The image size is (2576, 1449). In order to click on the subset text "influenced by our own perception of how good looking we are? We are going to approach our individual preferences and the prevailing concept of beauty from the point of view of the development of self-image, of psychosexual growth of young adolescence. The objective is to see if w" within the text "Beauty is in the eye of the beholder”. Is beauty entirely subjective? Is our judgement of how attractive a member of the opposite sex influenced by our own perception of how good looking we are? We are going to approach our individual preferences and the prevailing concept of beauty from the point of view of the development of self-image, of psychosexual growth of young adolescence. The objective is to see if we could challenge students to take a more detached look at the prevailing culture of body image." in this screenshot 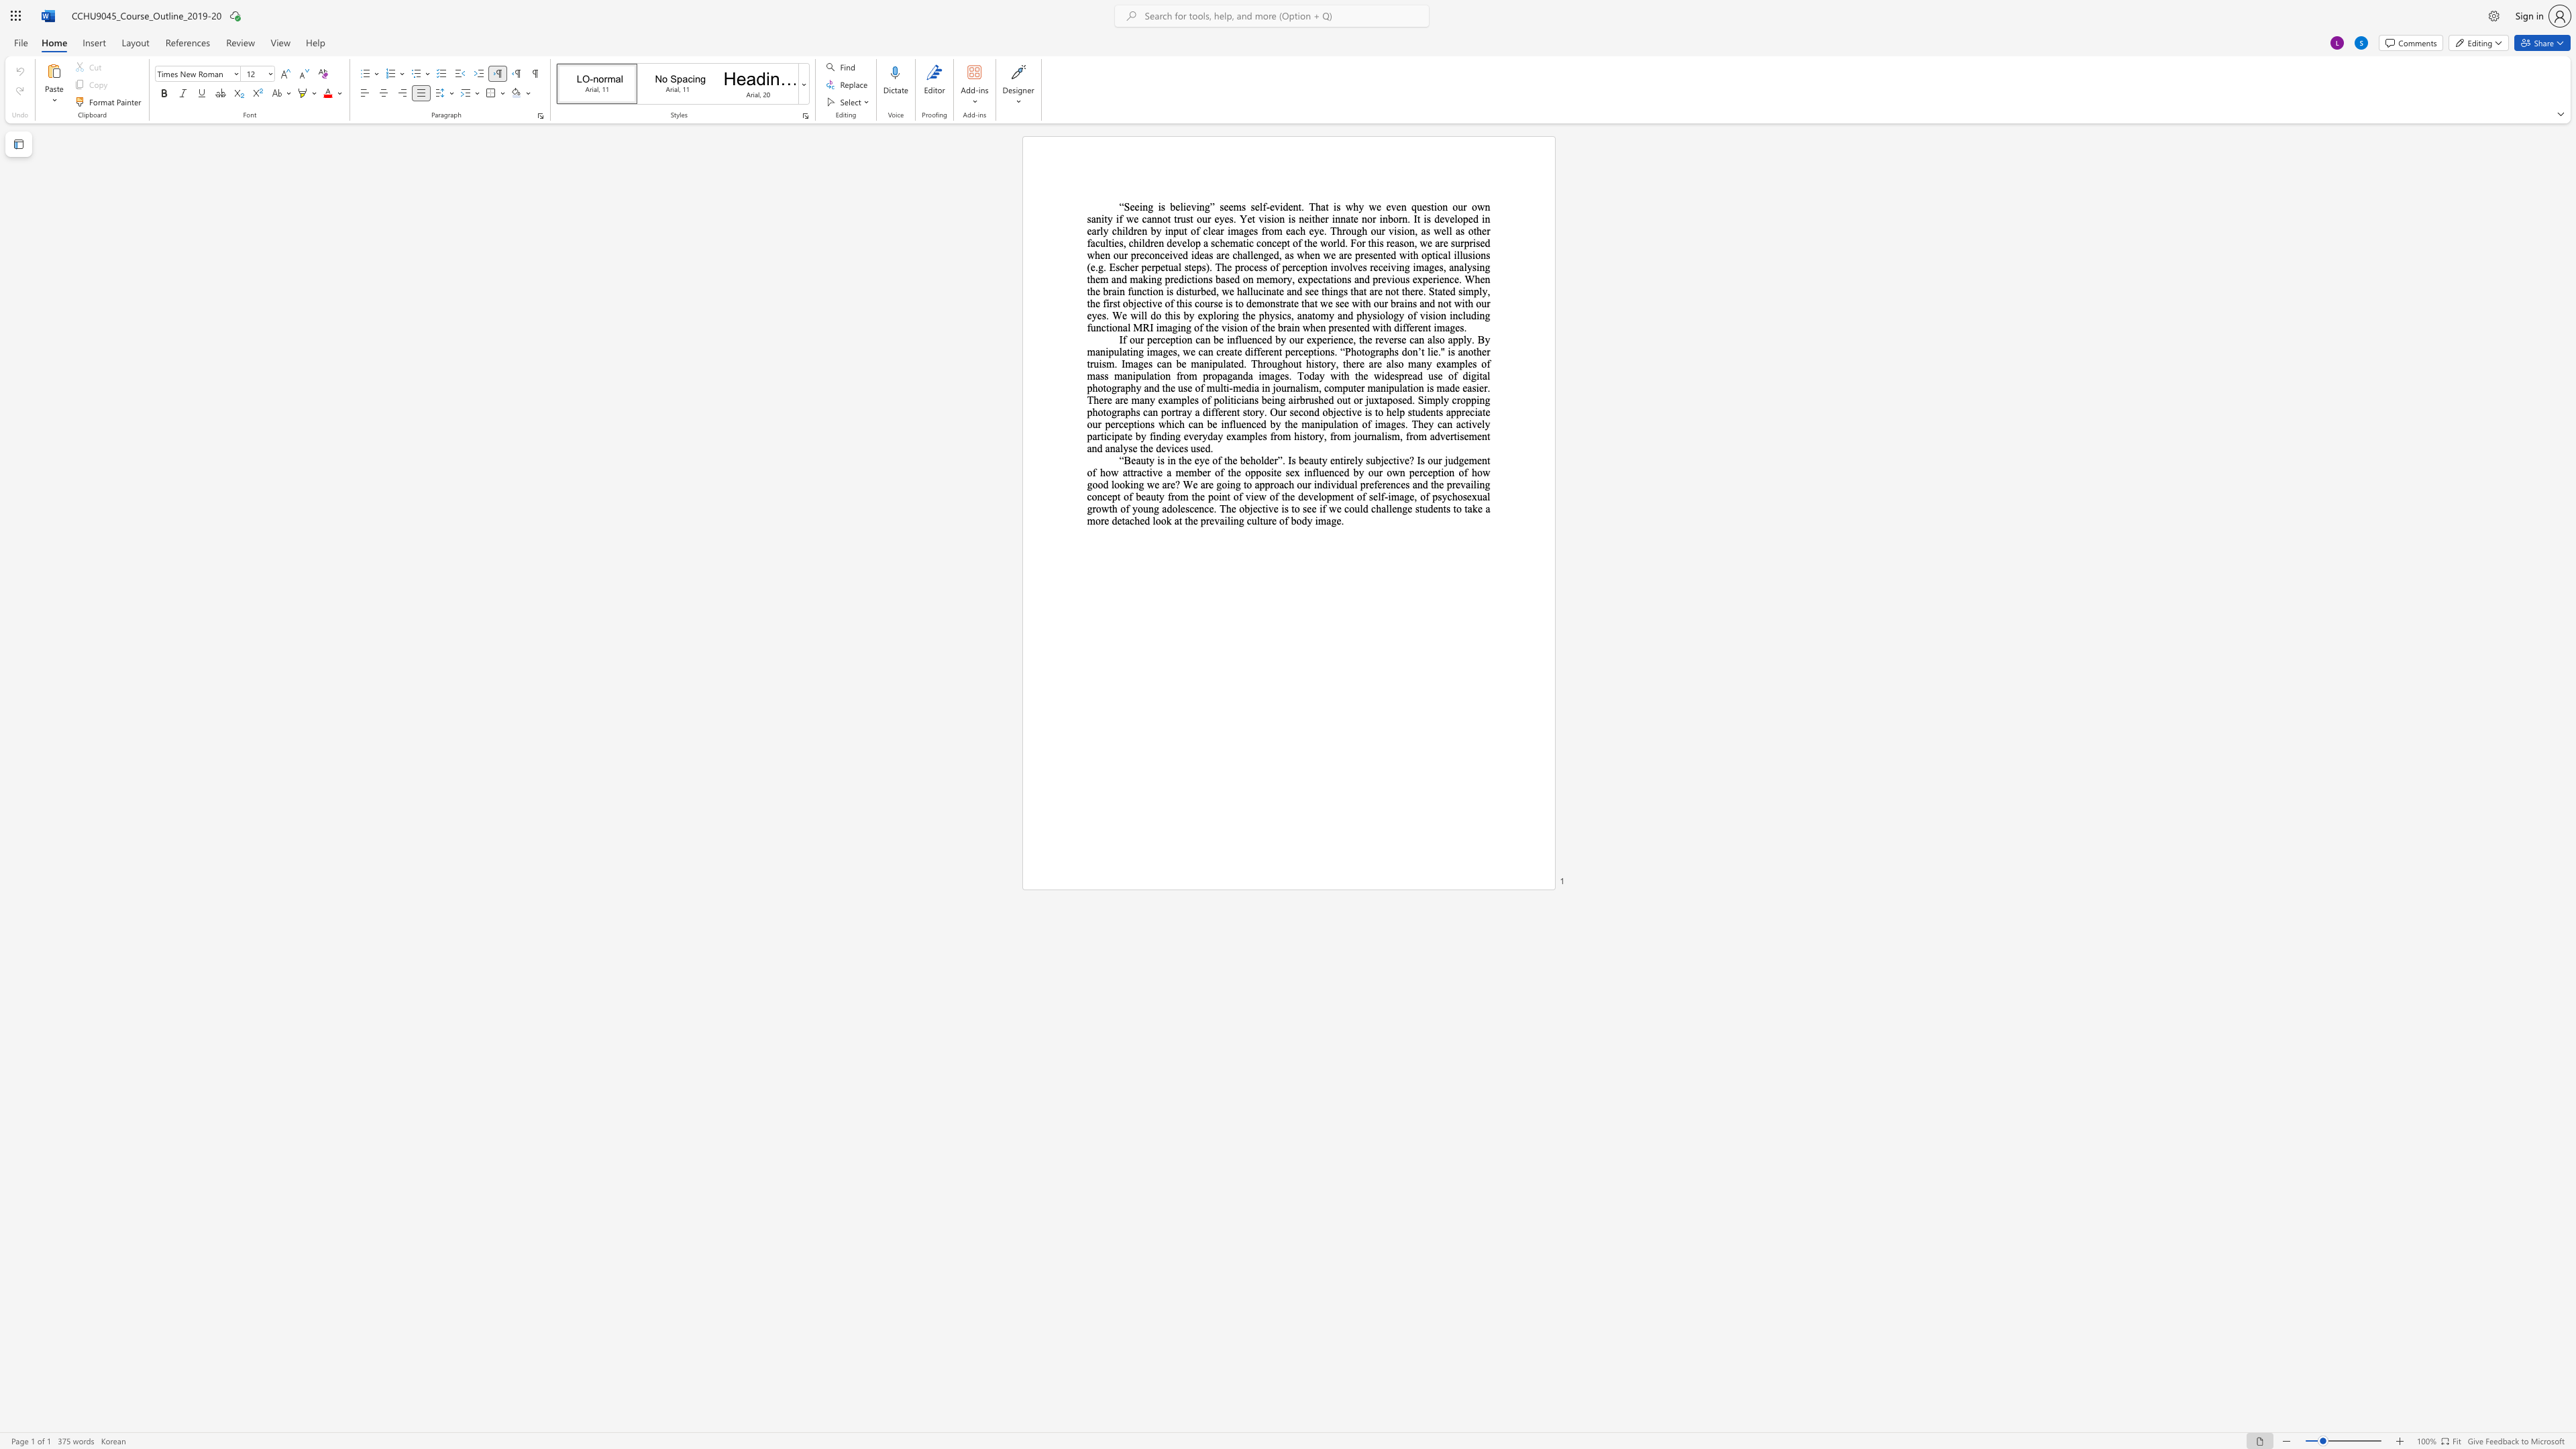, I will do `click(1303, 471)`.